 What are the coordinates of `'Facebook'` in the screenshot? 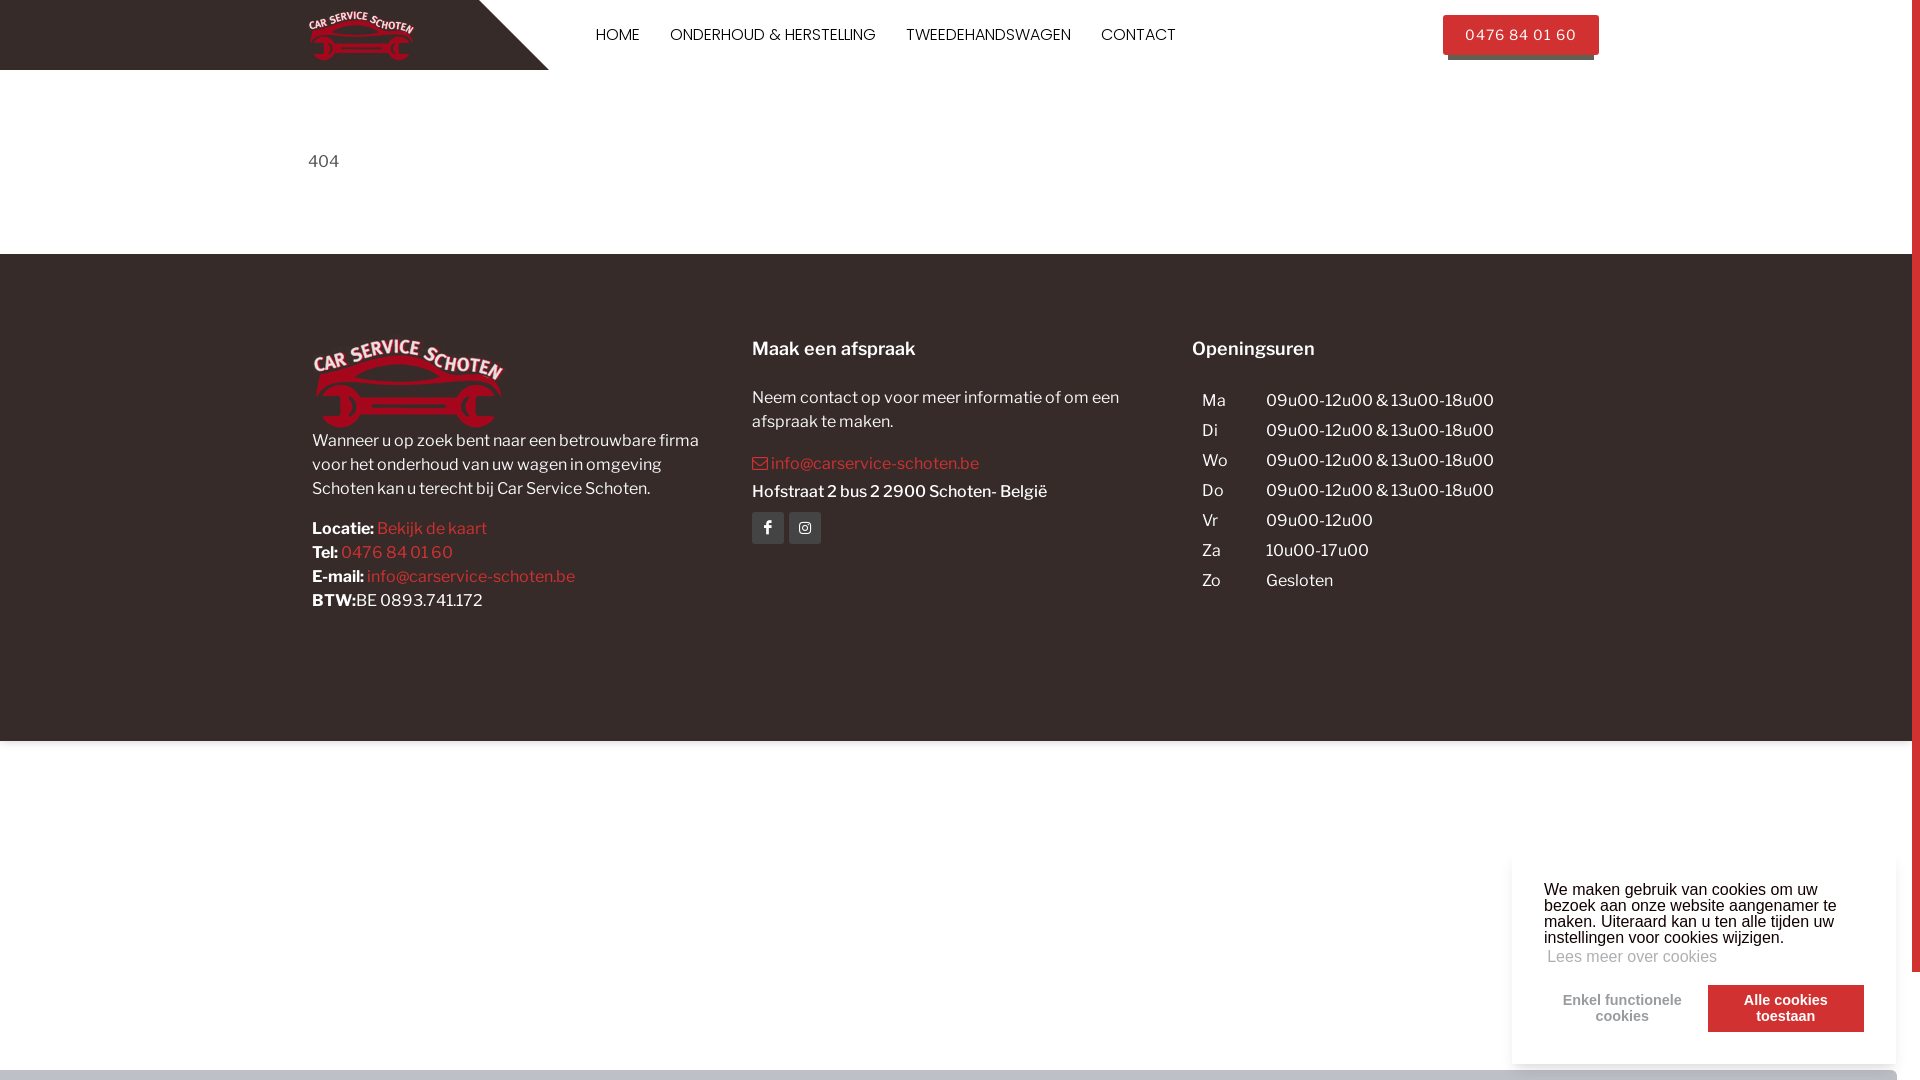 It's located at (767, 527).